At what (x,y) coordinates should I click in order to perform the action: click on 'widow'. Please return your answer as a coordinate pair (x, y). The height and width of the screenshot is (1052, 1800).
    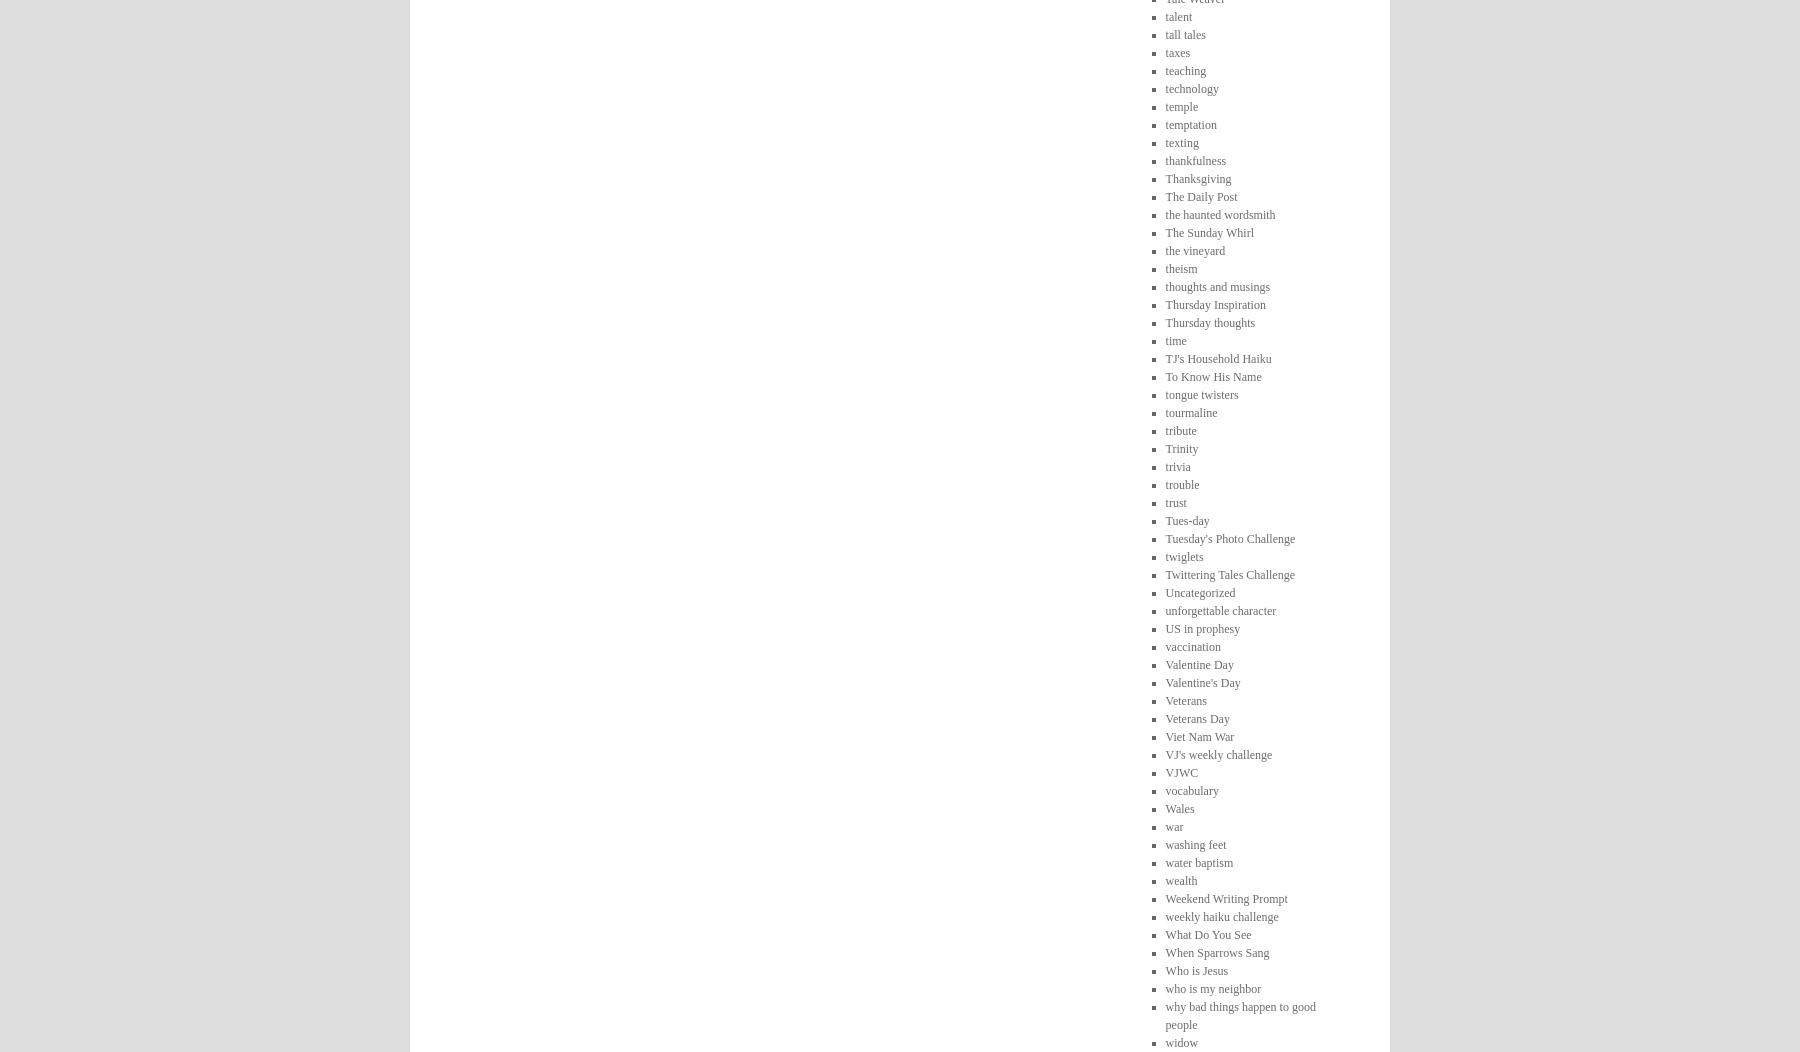
    Looking at the image, I should click on (1180, 1041).